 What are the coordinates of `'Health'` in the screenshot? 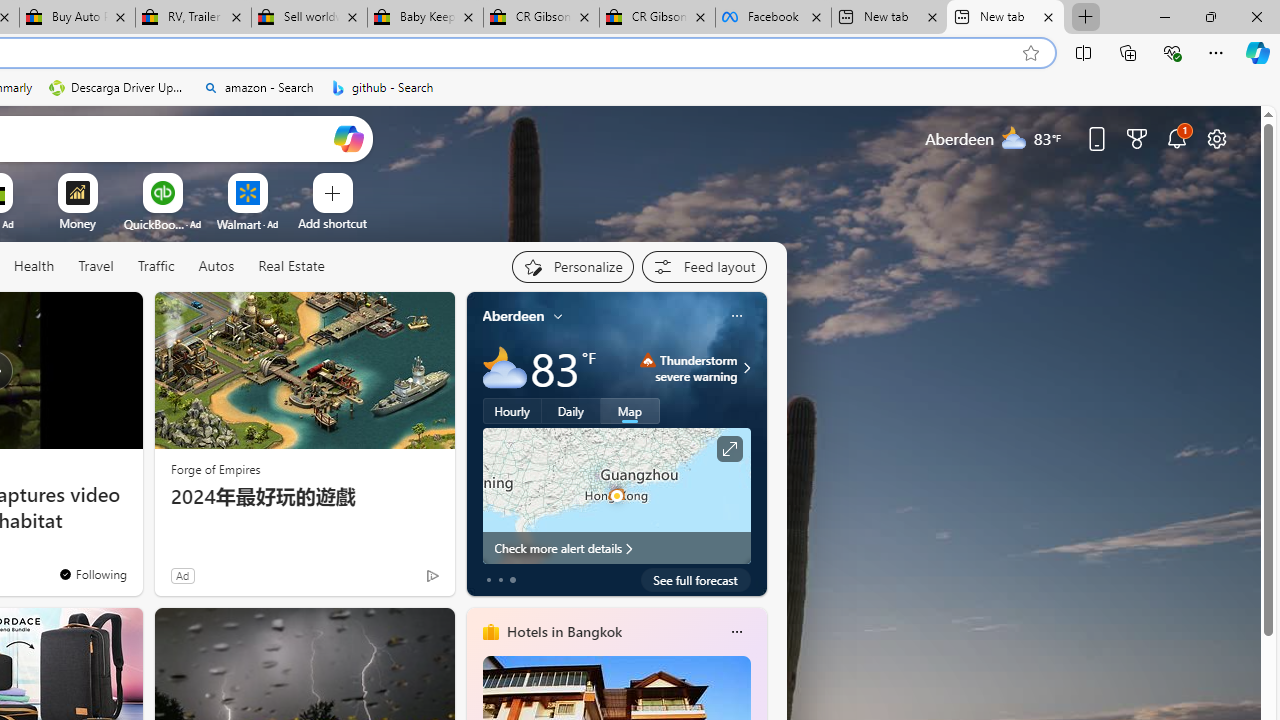 It's located at (33, 266).